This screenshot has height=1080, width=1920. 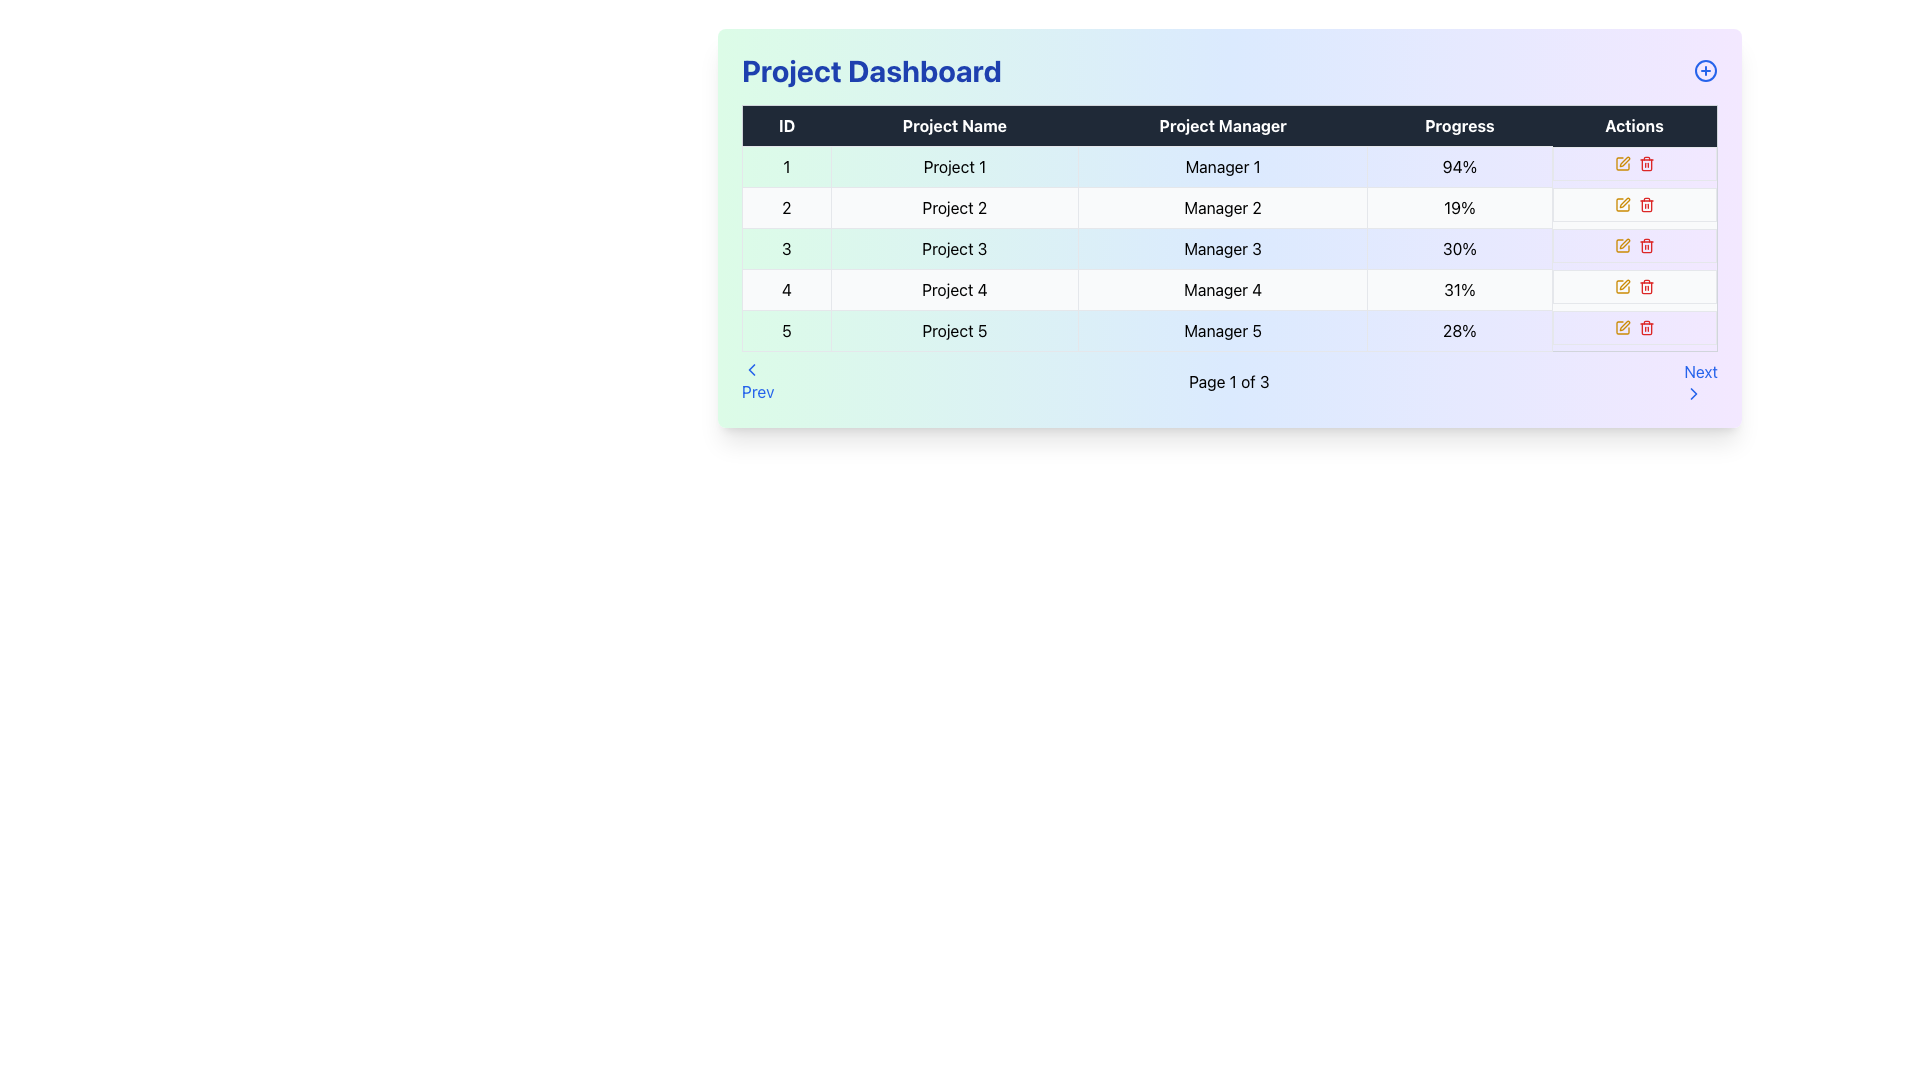 I want to click on the text display showing '19%' which is centrally aligned within the 'Progress' column of the row for 'Project 2', so click(x=1459, y=208).